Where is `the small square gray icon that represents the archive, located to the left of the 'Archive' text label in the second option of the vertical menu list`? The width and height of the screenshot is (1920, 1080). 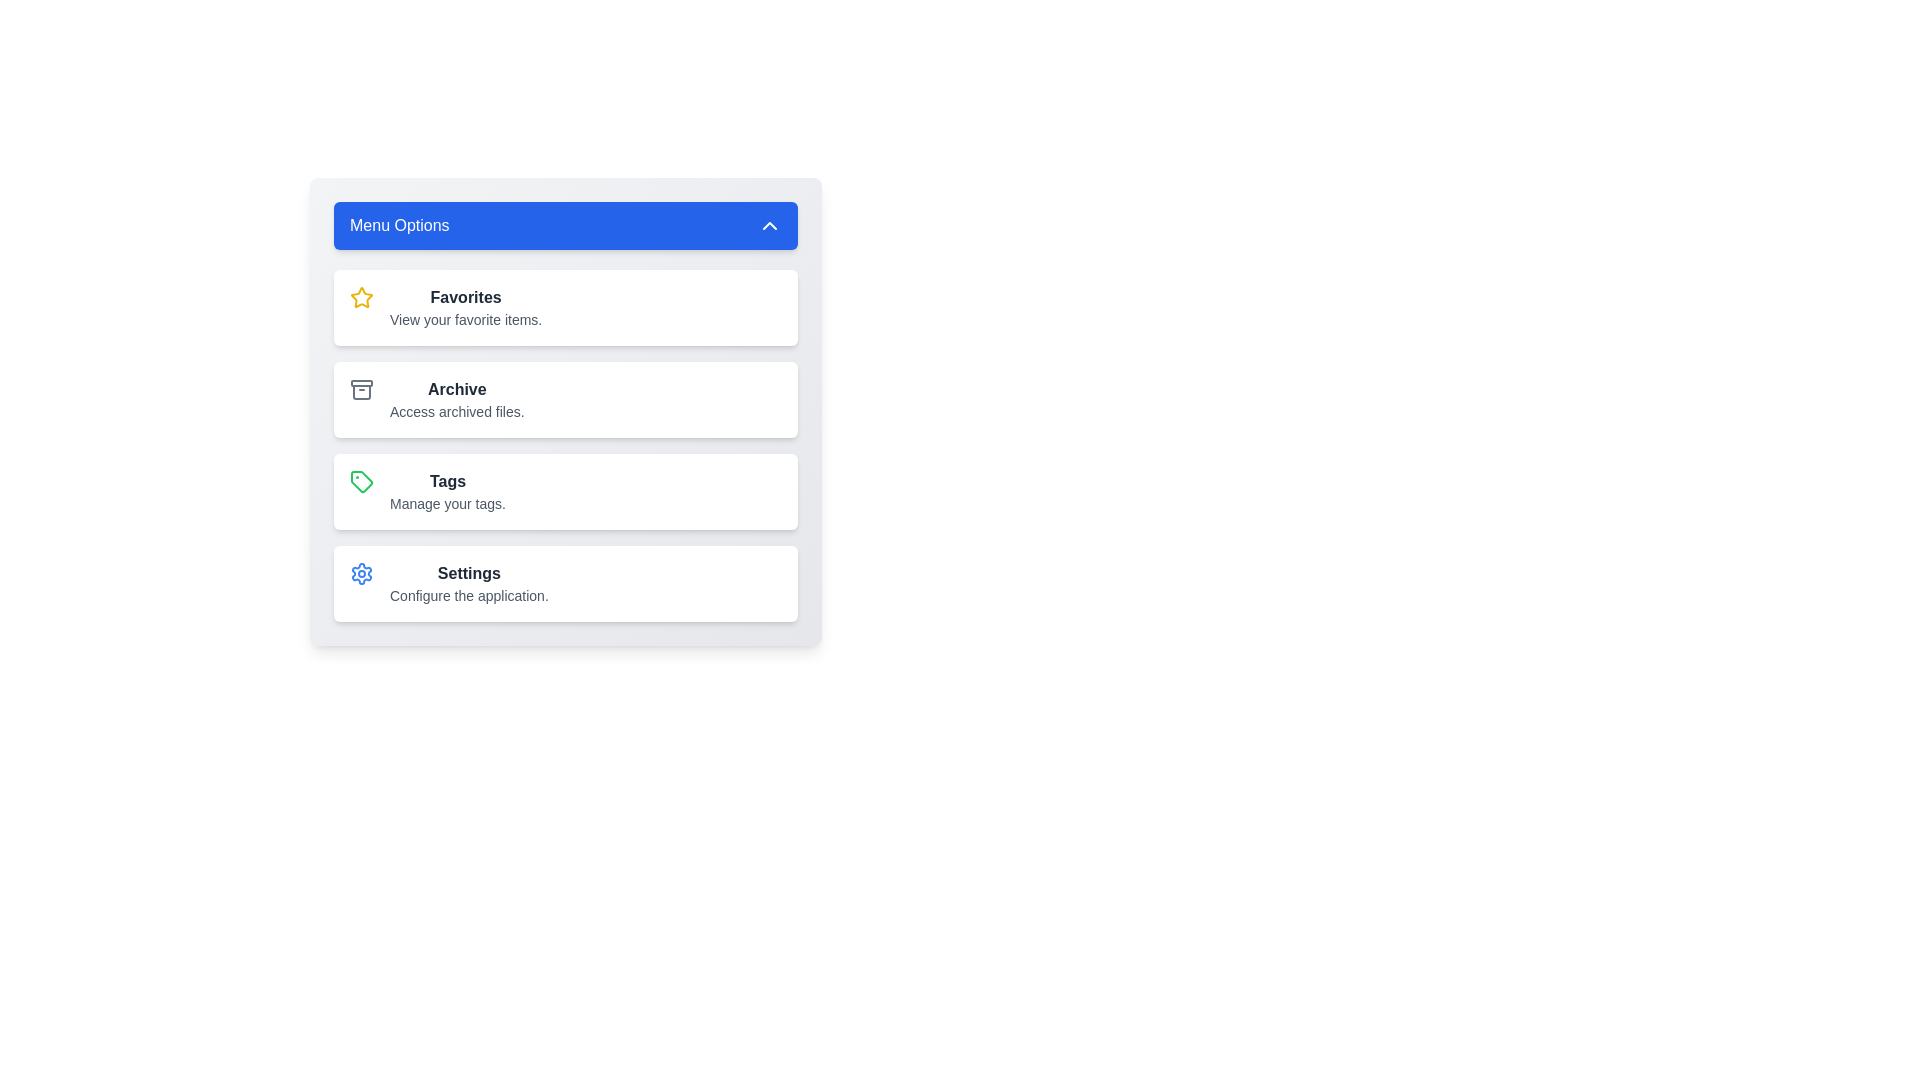 the small square gray icon that represents the archive, located to the left of the 'Archive' text label in the second option of the vertical menu list is located at coordinates (361, 389).